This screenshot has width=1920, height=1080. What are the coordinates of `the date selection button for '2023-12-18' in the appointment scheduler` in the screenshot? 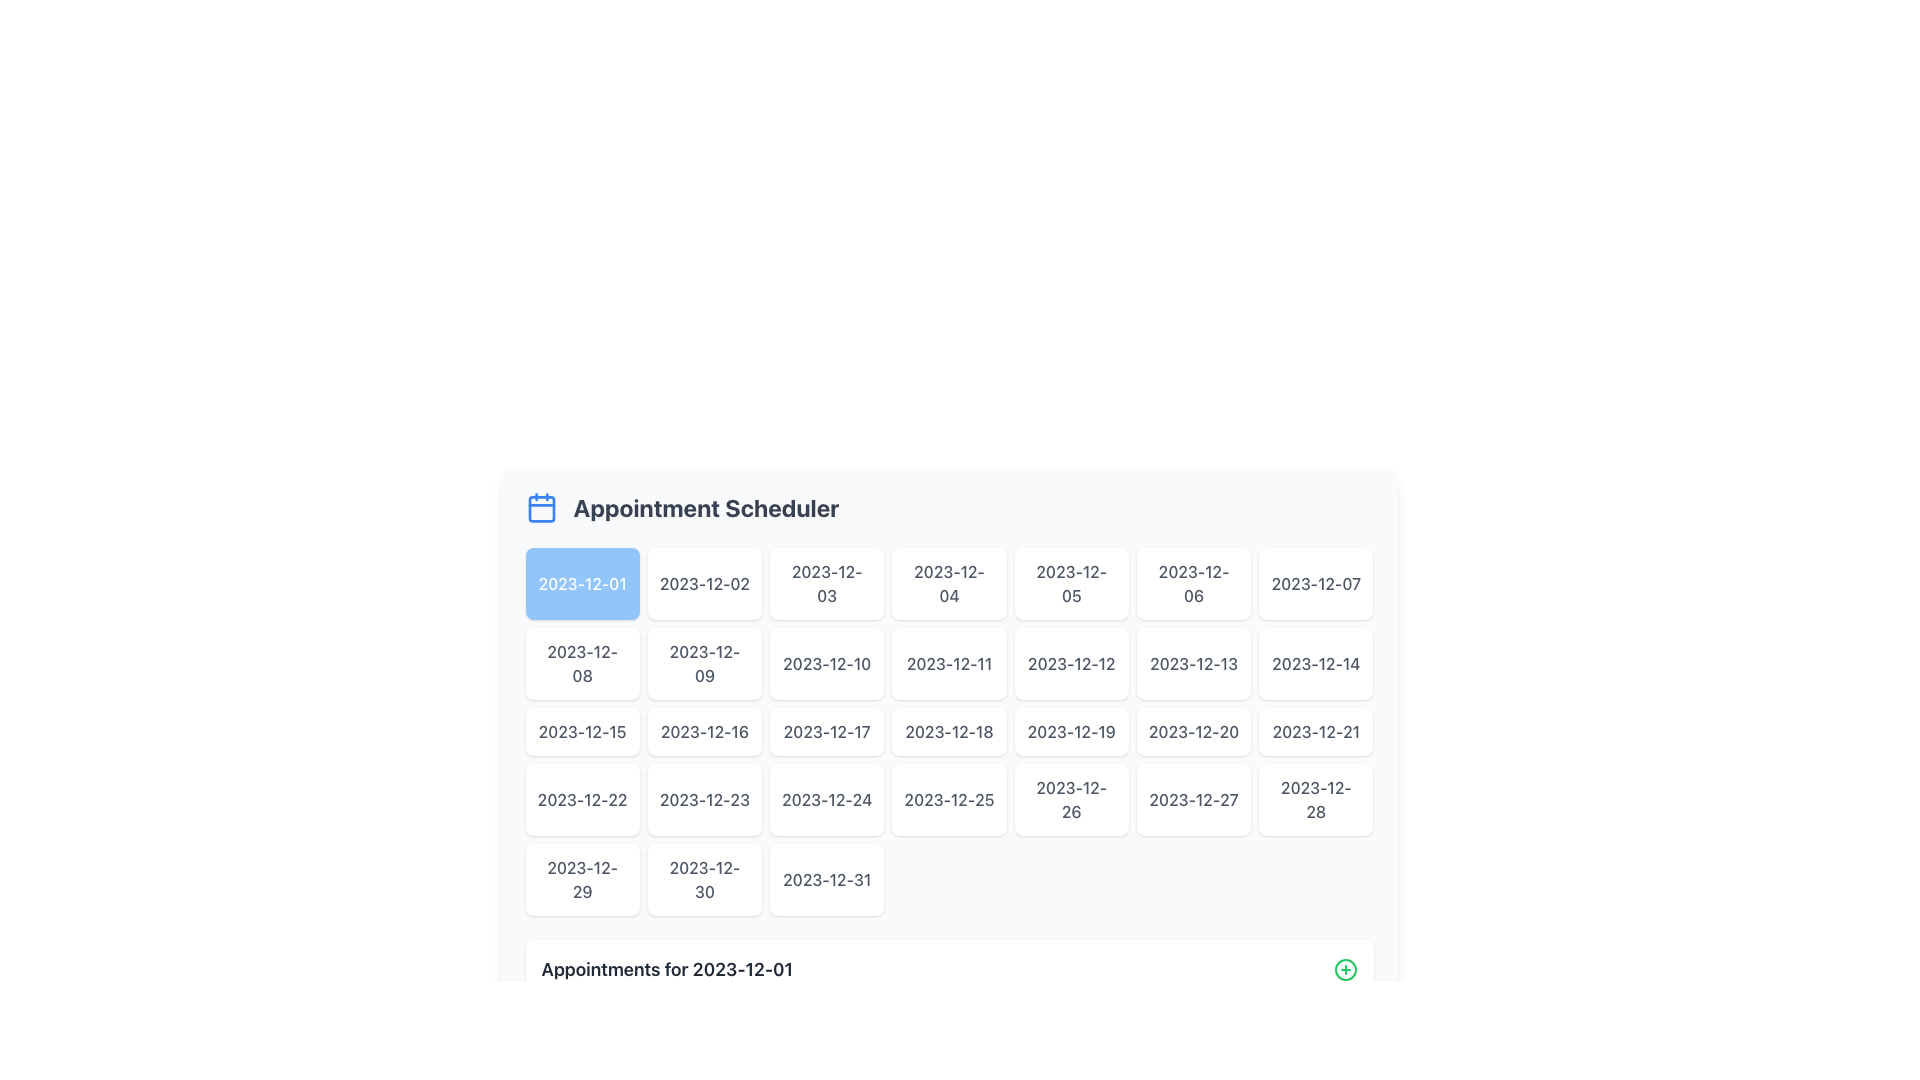 It's located at (948, 732).